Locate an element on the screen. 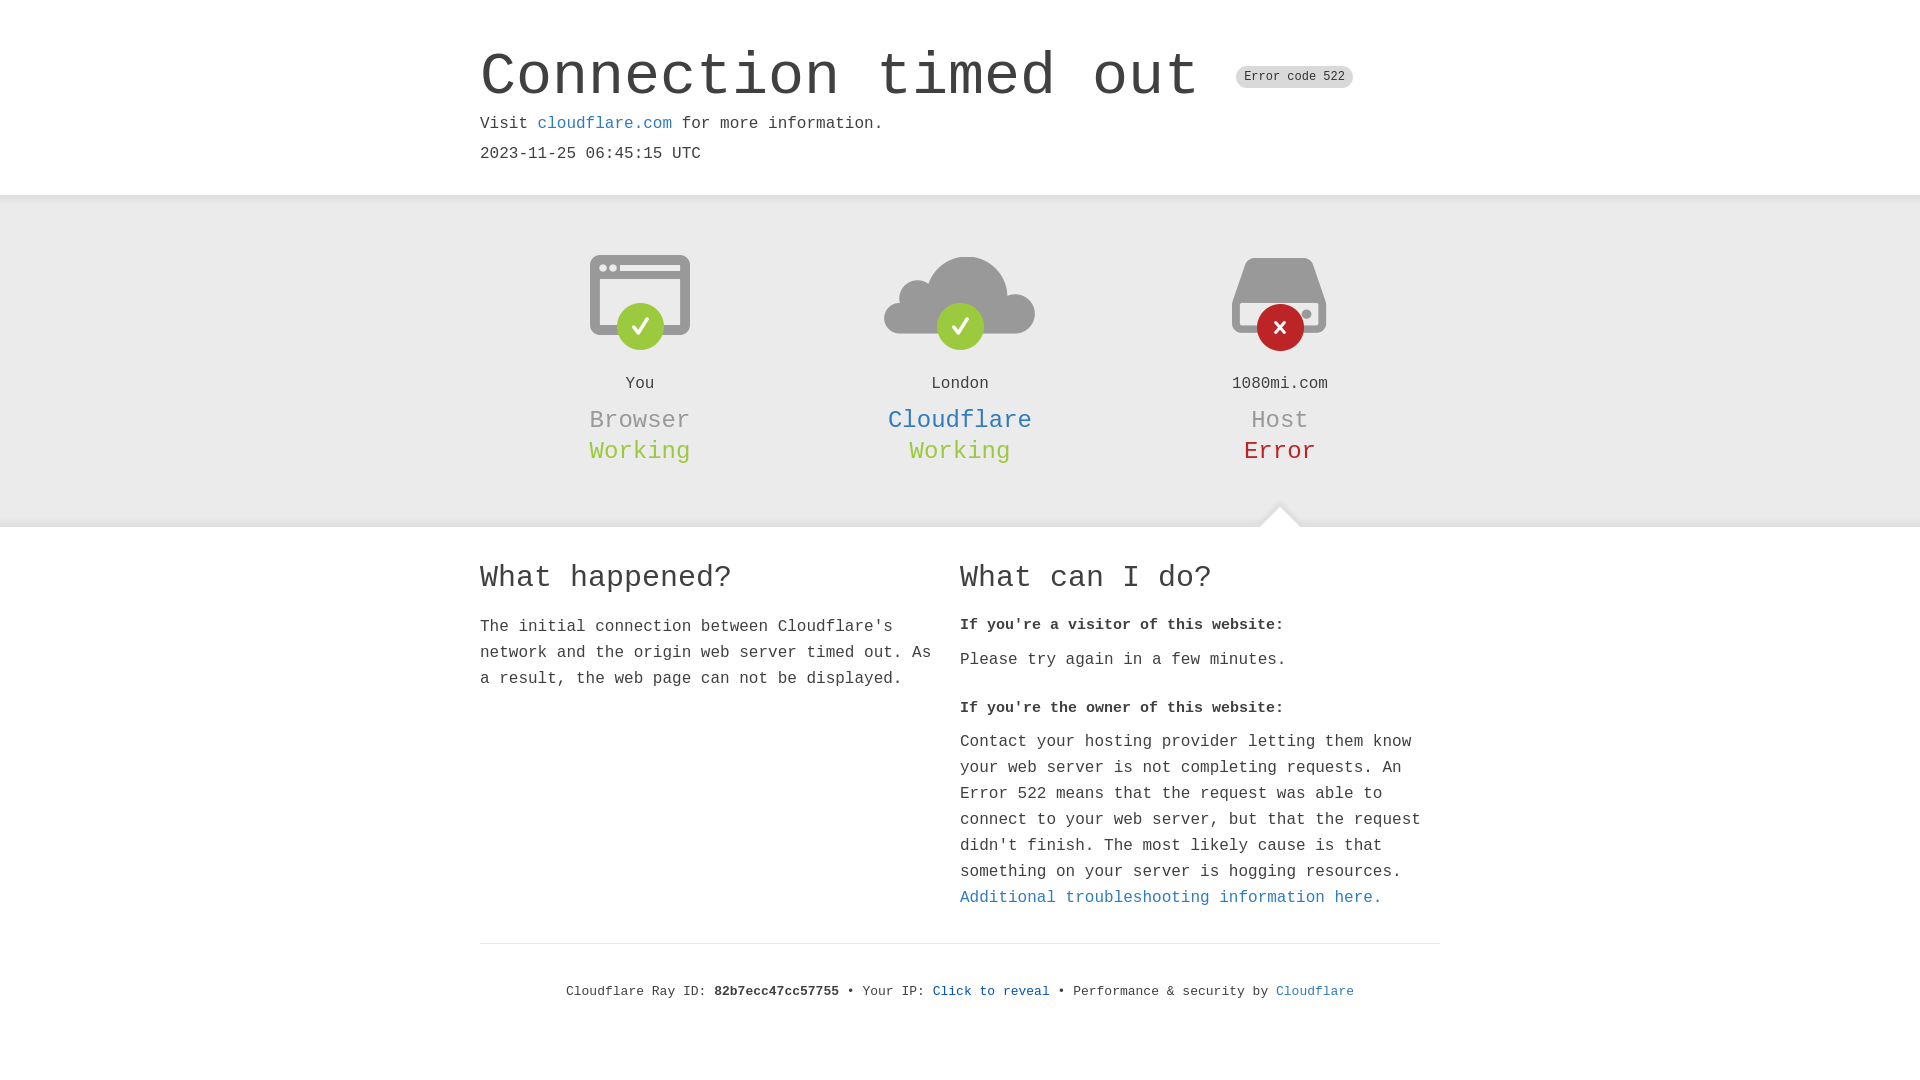  'cloudflare.com' is located at coordinates (537, 123).